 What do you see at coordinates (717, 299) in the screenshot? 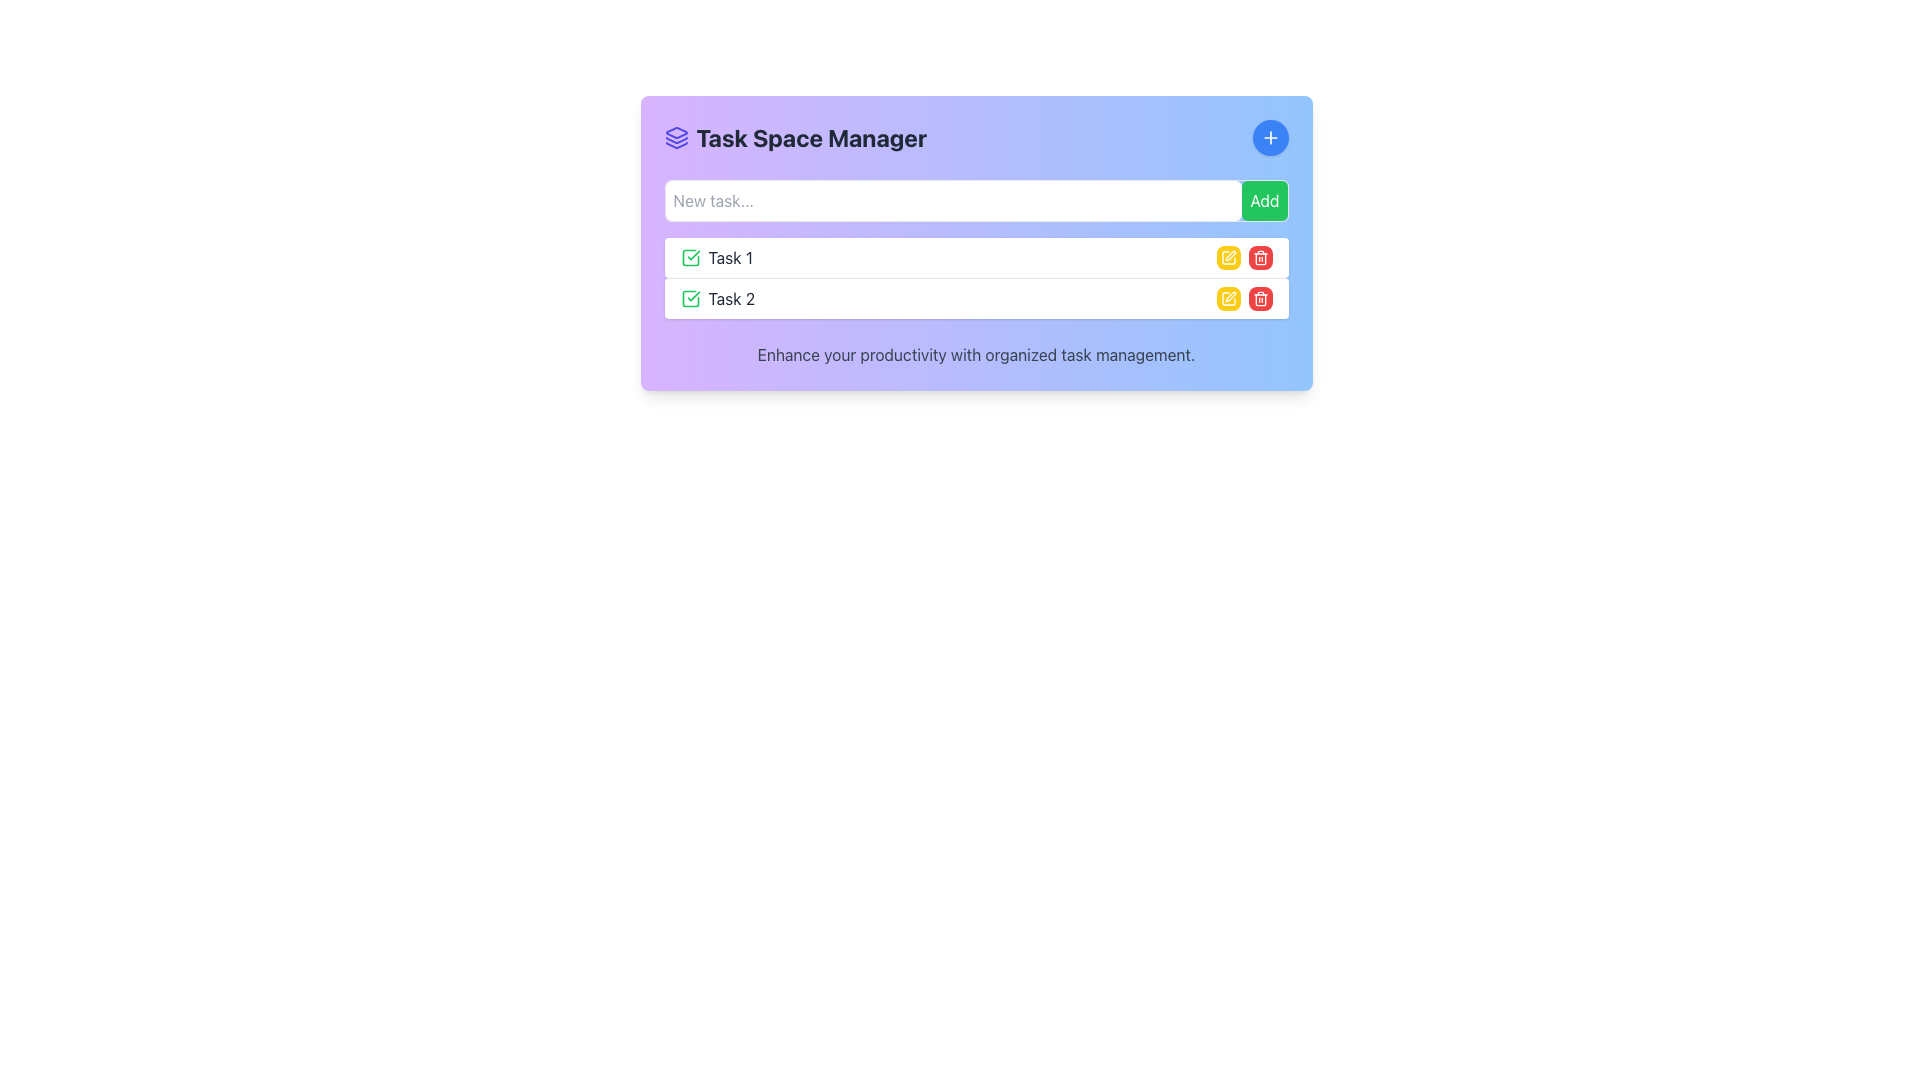
I see `the label element that displays the name or description of a task, located in the second row of a task list, adjacent to a green checkmark icon` at bounding box center [717, 299].